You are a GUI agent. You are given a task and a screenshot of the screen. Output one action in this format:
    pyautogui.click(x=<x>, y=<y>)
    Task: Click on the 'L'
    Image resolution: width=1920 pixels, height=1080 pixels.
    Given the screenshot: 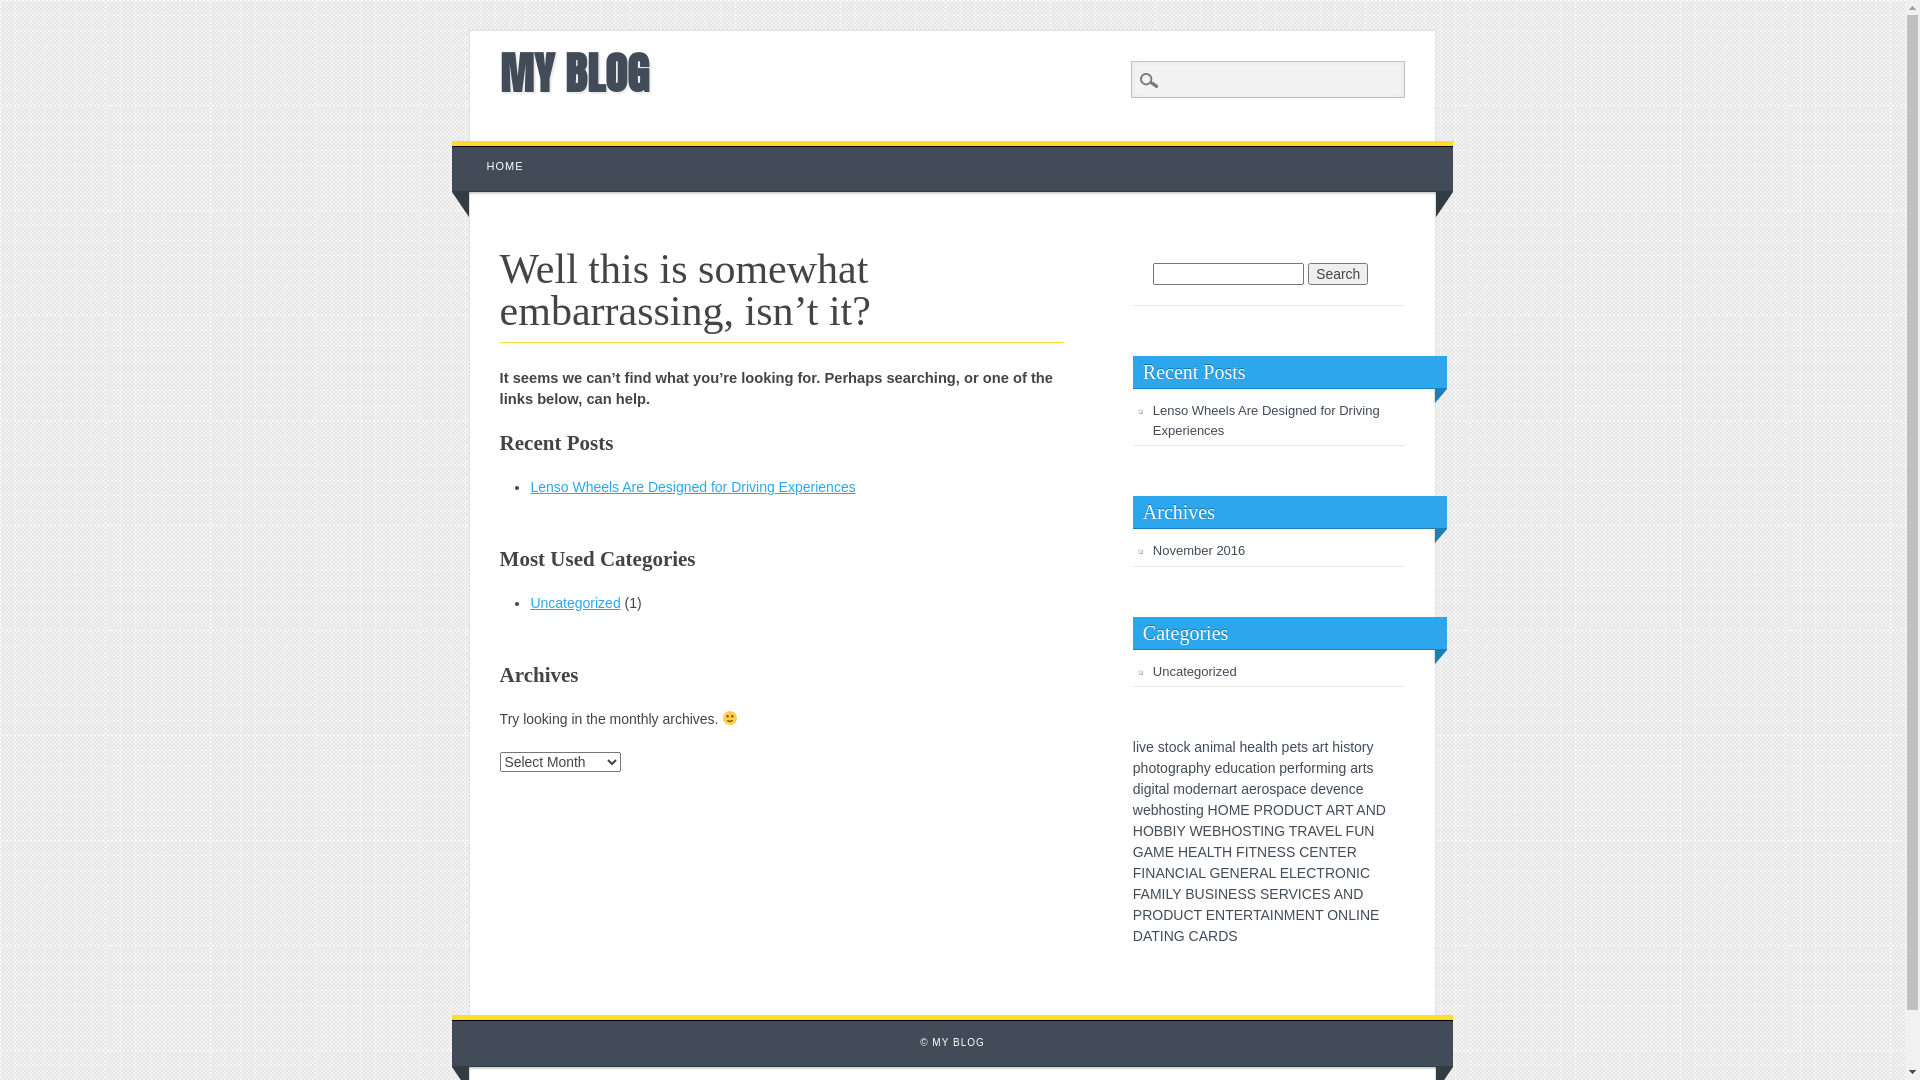 What is the action you would take?
    pyautogui.click(x=1292, y=871)
    